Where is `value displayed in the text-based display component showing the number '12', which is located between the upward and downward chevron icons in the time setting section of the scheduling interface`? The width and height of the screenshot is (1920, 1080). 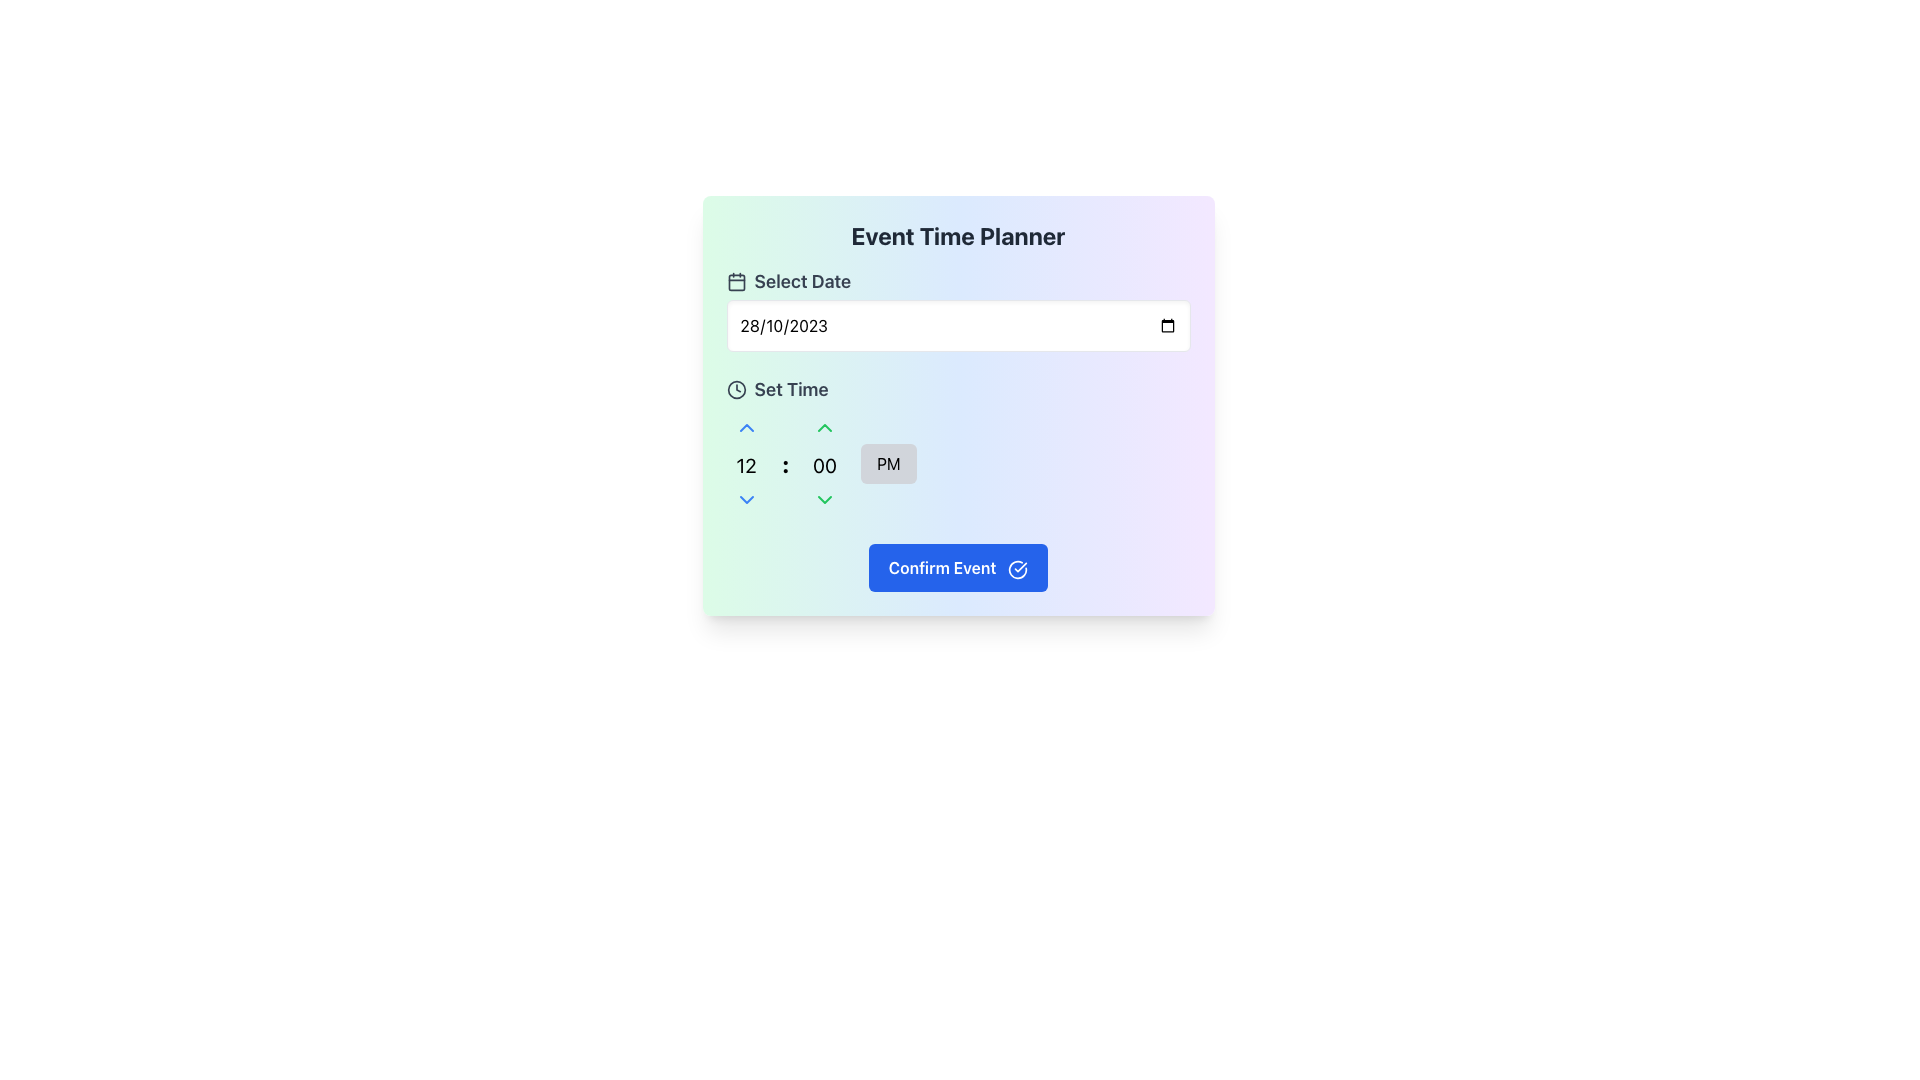
value displayed in the text-based display component showing the number '12', which is located between the upward and downward chevron icons in the time setting section of the scheduling interface is located at coordinates (745, 463).